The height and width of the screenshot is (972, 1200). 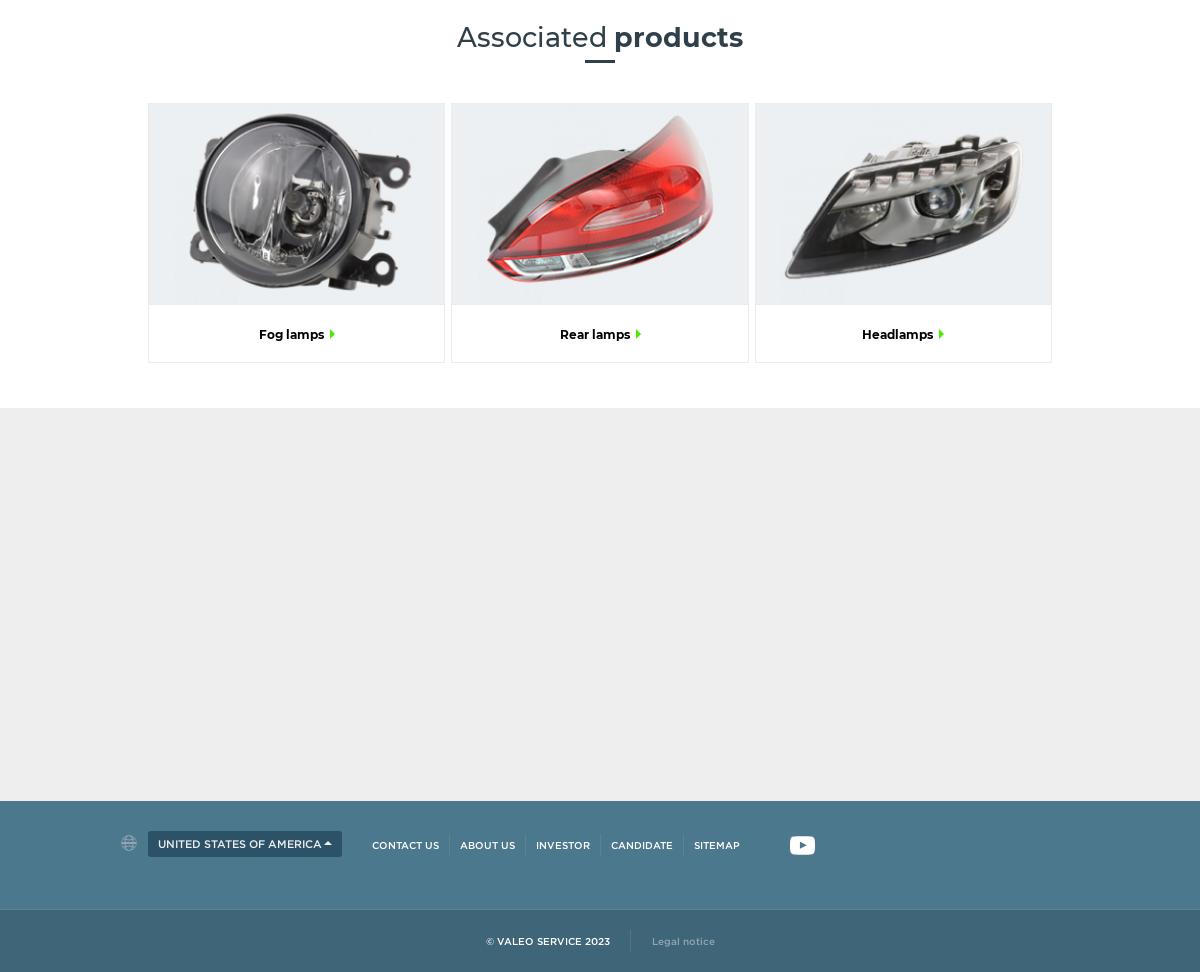 What do you see at coordinates (239, 842) in the screenshot?
I see `'United States of America'` at bounding box center [239, 842].